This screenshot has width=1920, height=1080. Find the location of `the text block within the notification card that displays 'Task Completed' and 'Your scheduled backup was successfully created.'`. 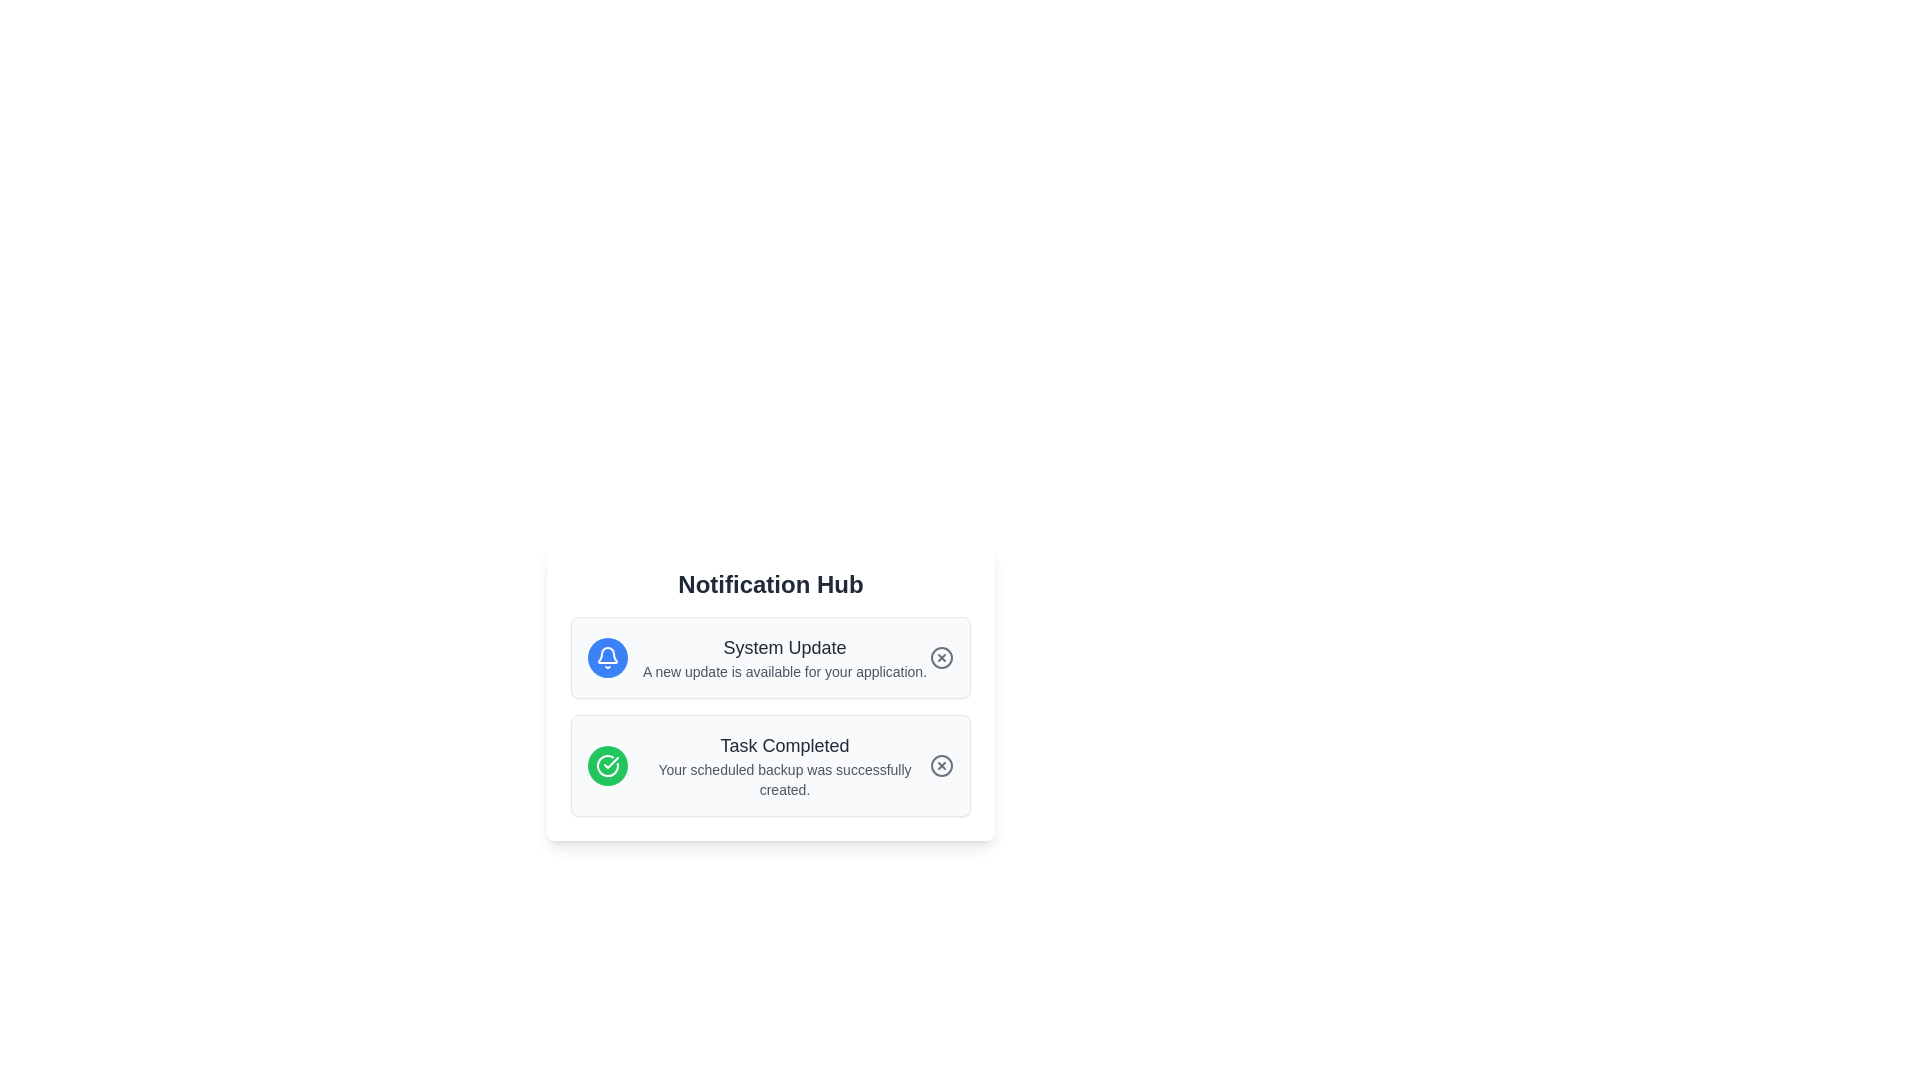

the text block within the notification card that displays 'Task Completed' and 'Your scheduled backup was successfully created.' is located at coordinates (784, 765).